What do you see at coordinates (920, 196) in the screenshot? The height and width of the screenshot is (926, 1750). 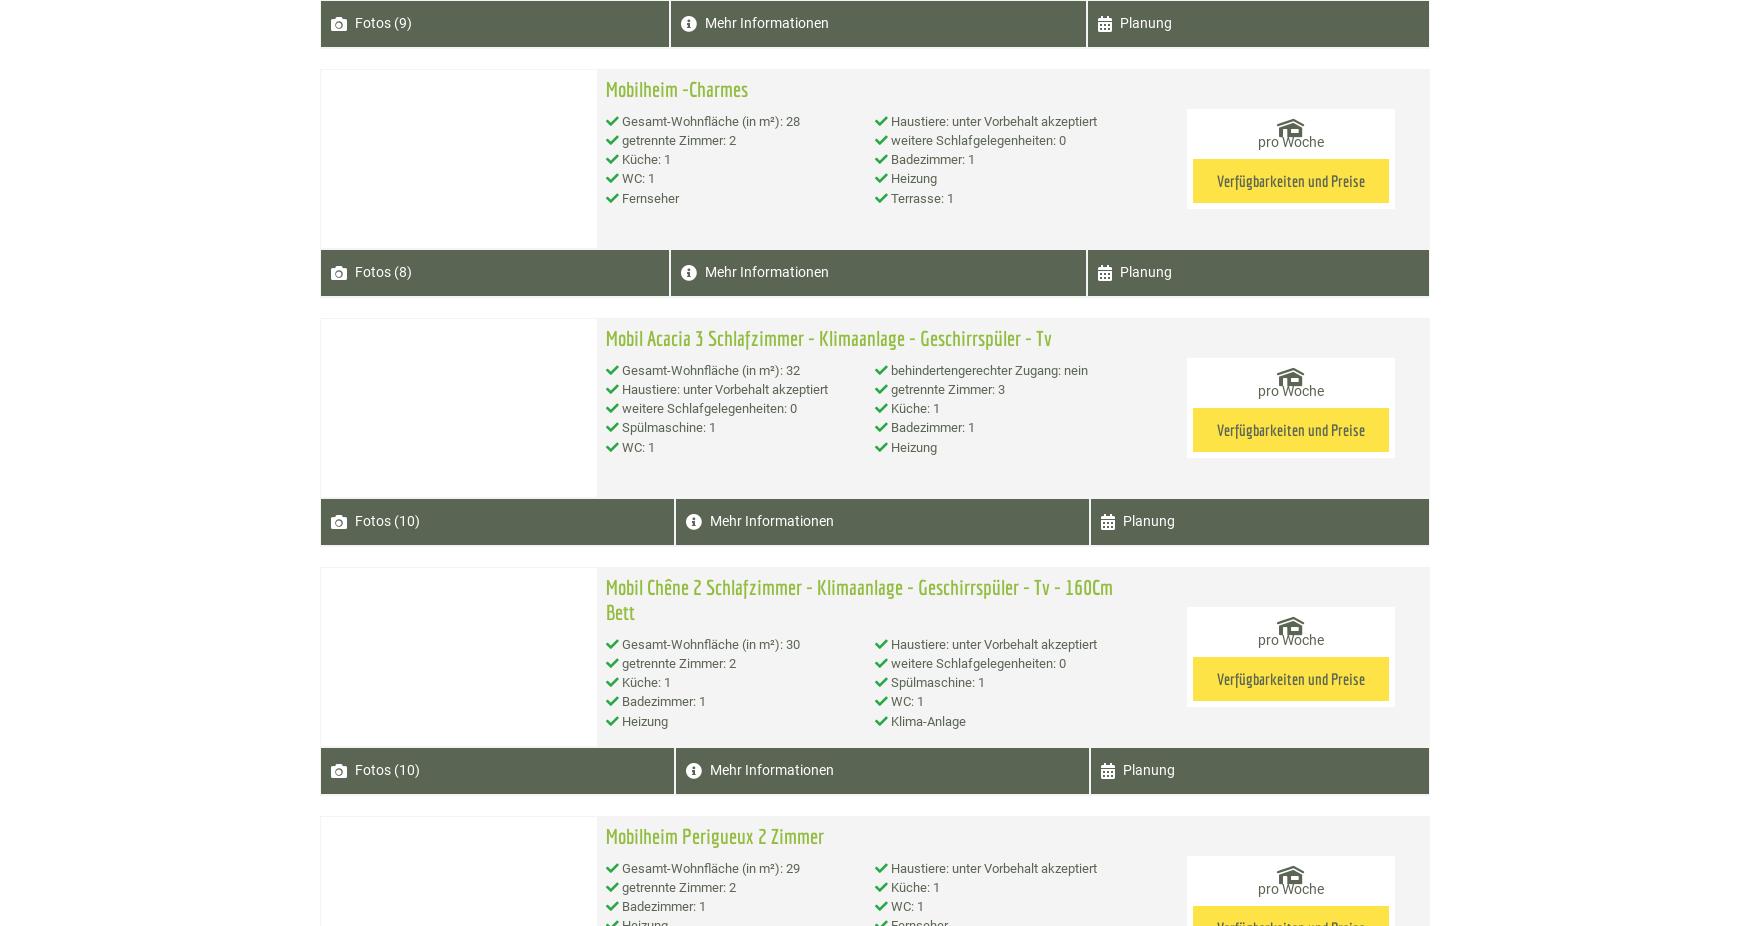 I see `'Terrasse: 1'` at bounding box center [920, 196].